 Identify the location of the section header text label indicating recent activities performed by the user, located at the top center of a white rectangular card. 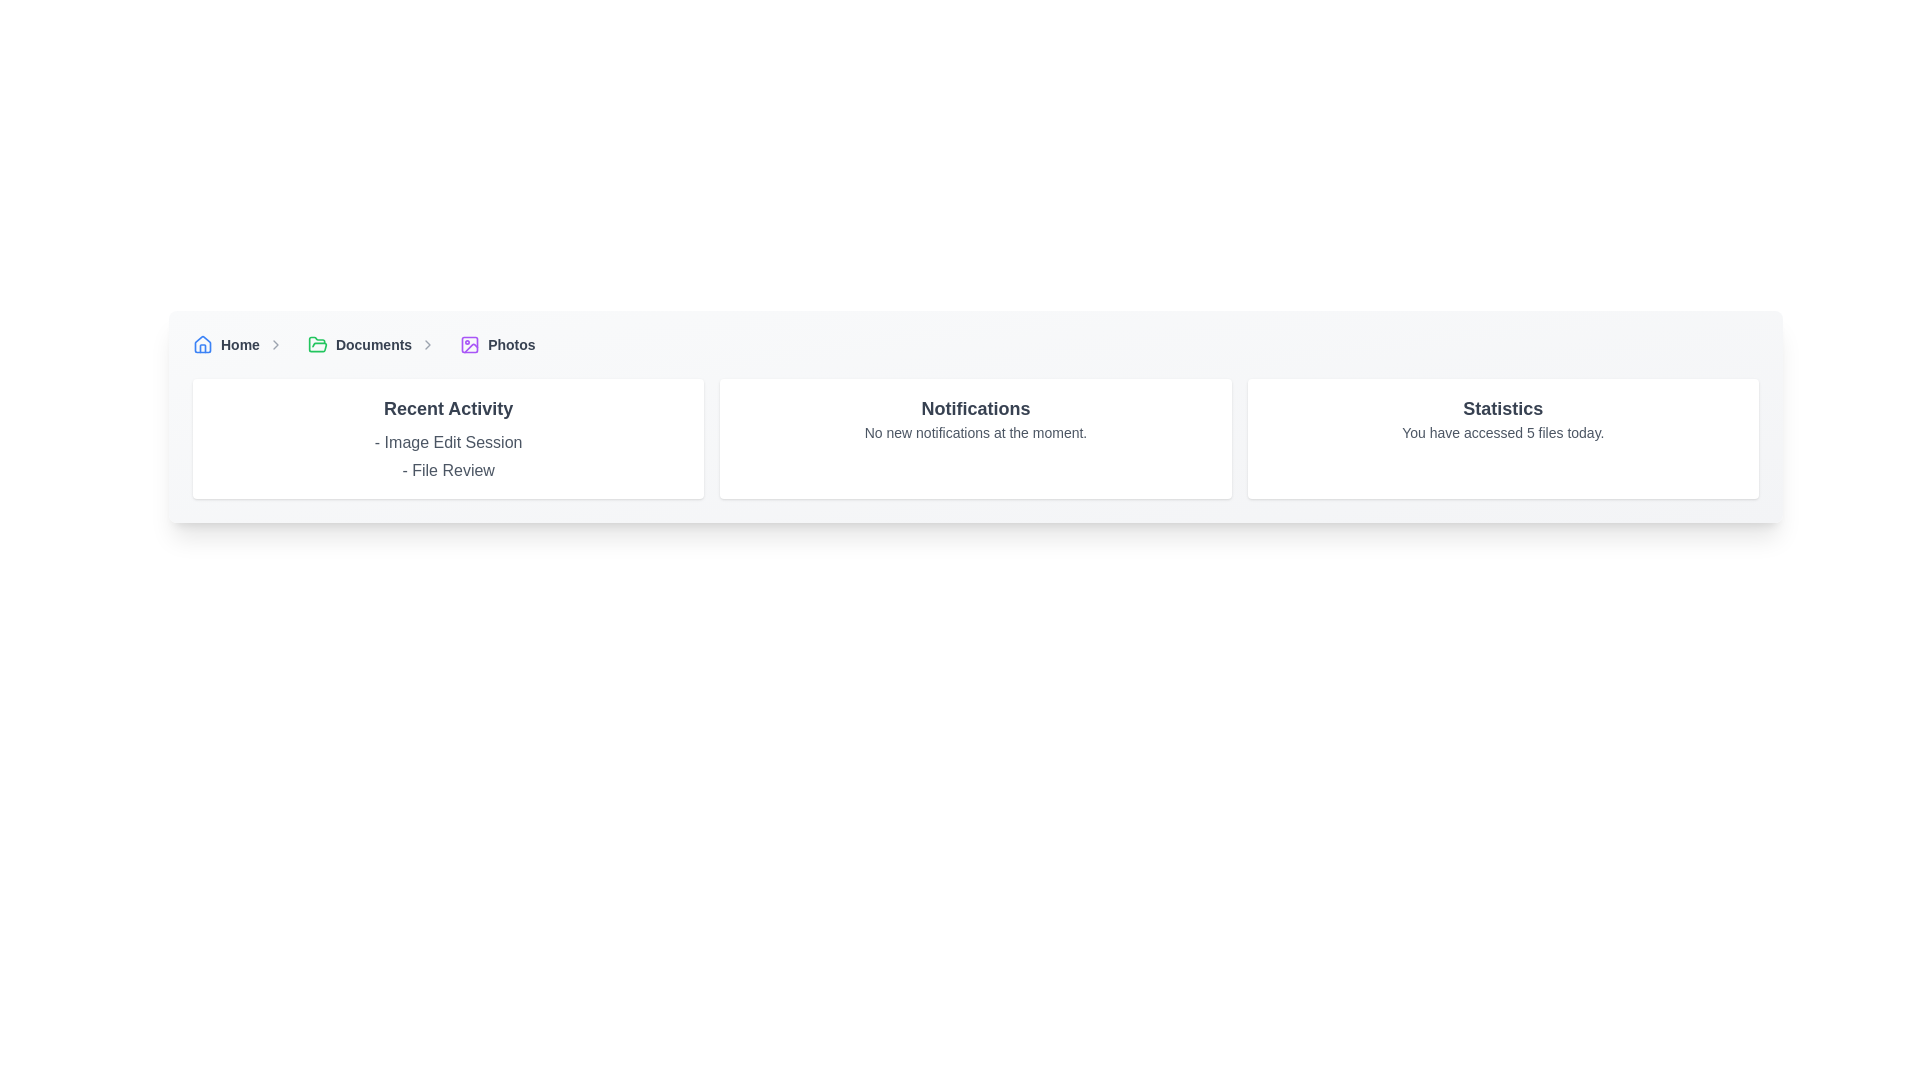
(447, 407).